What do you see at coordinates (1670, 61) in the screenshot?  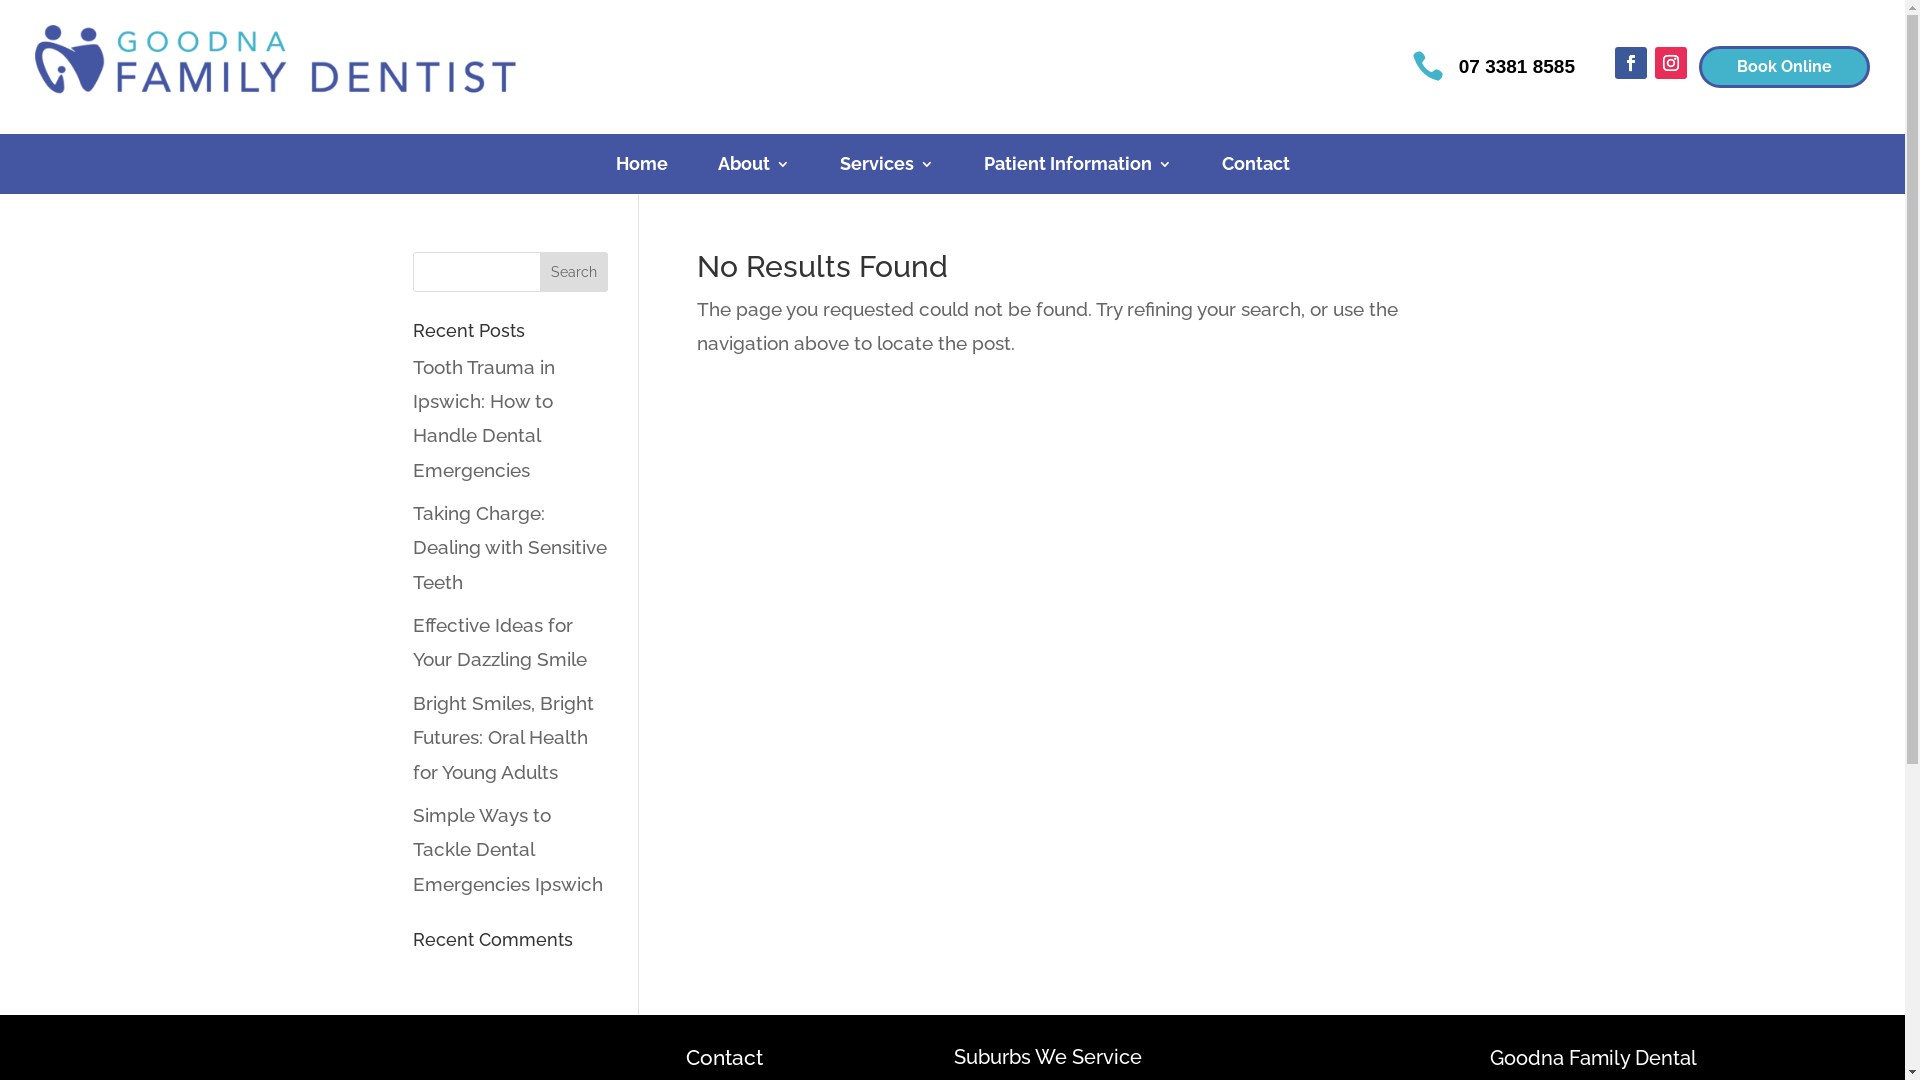 I see `'Follow on Instagram'` at bounding box center [1670, 61].